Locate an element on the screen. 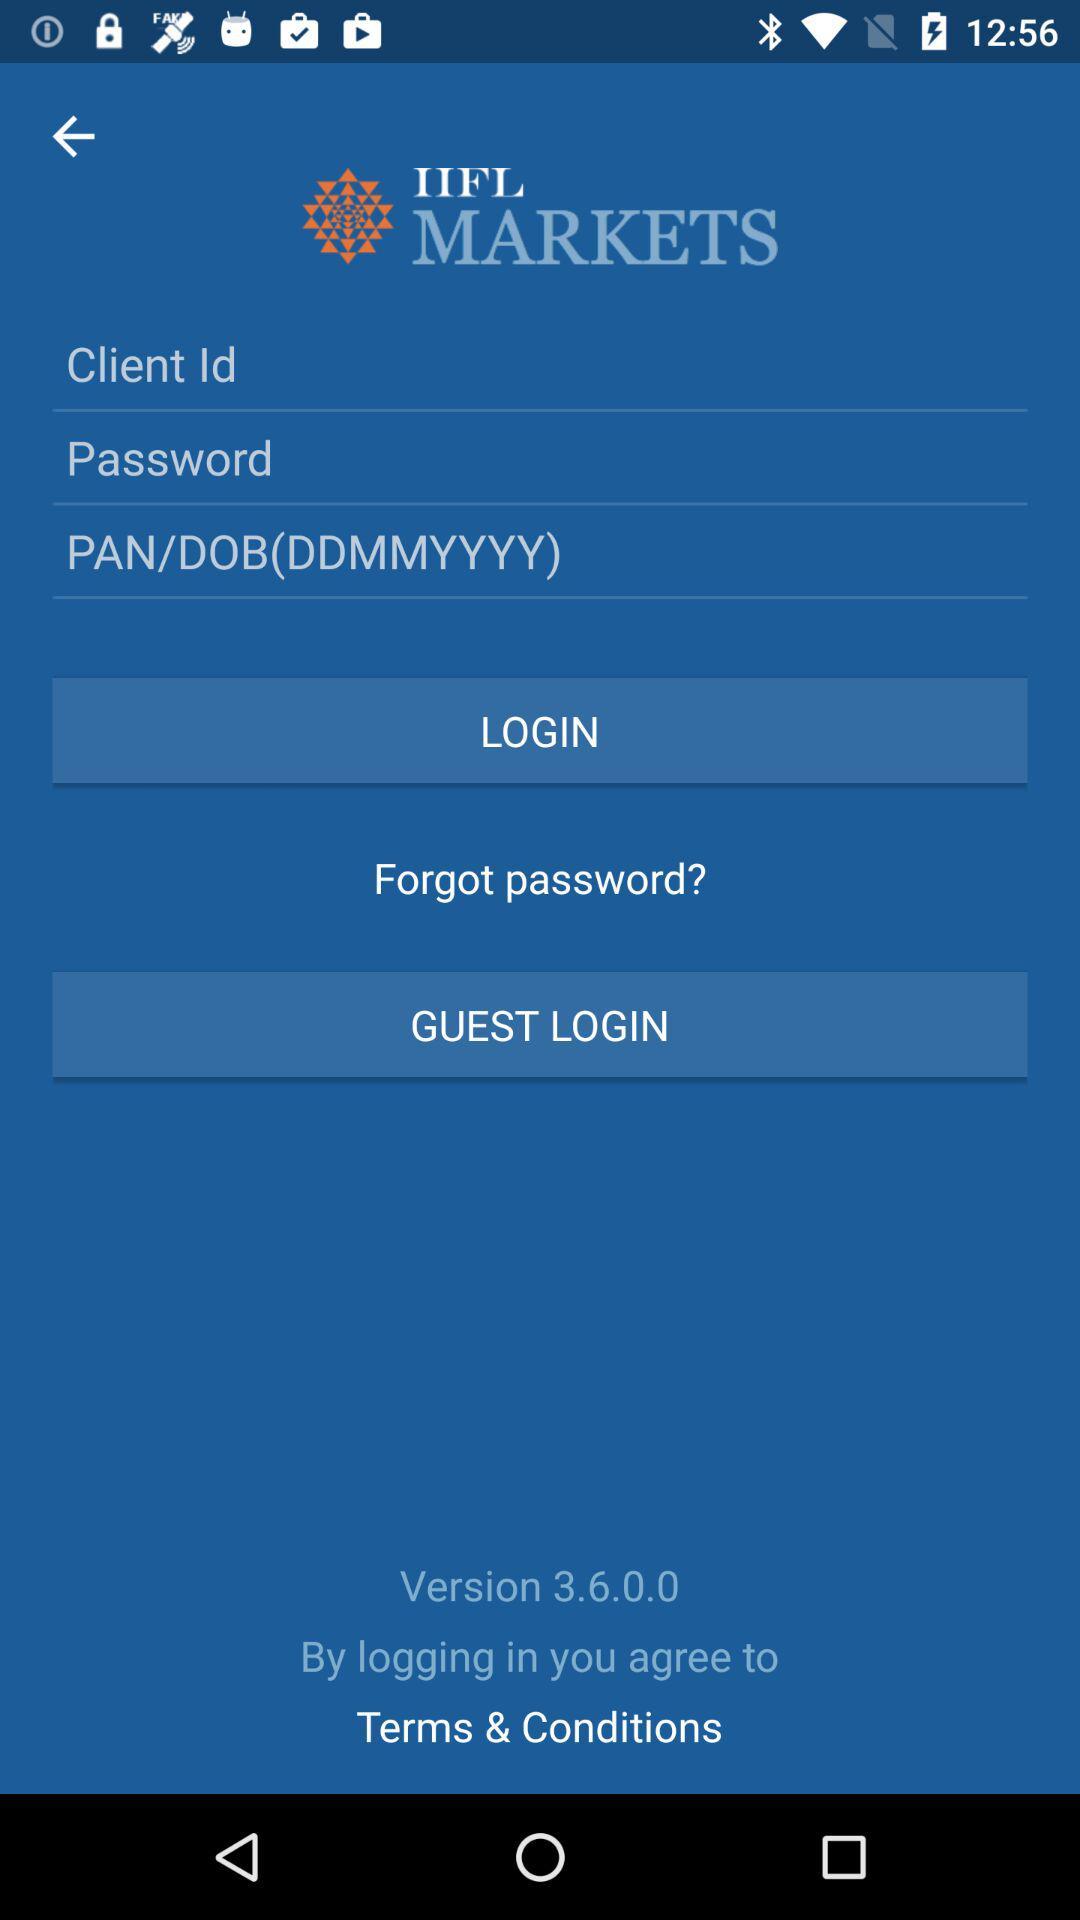 Image resolution: width=1080 pixels, height=1920 pixels. password below the text client id is located at coordinates (540, 456).